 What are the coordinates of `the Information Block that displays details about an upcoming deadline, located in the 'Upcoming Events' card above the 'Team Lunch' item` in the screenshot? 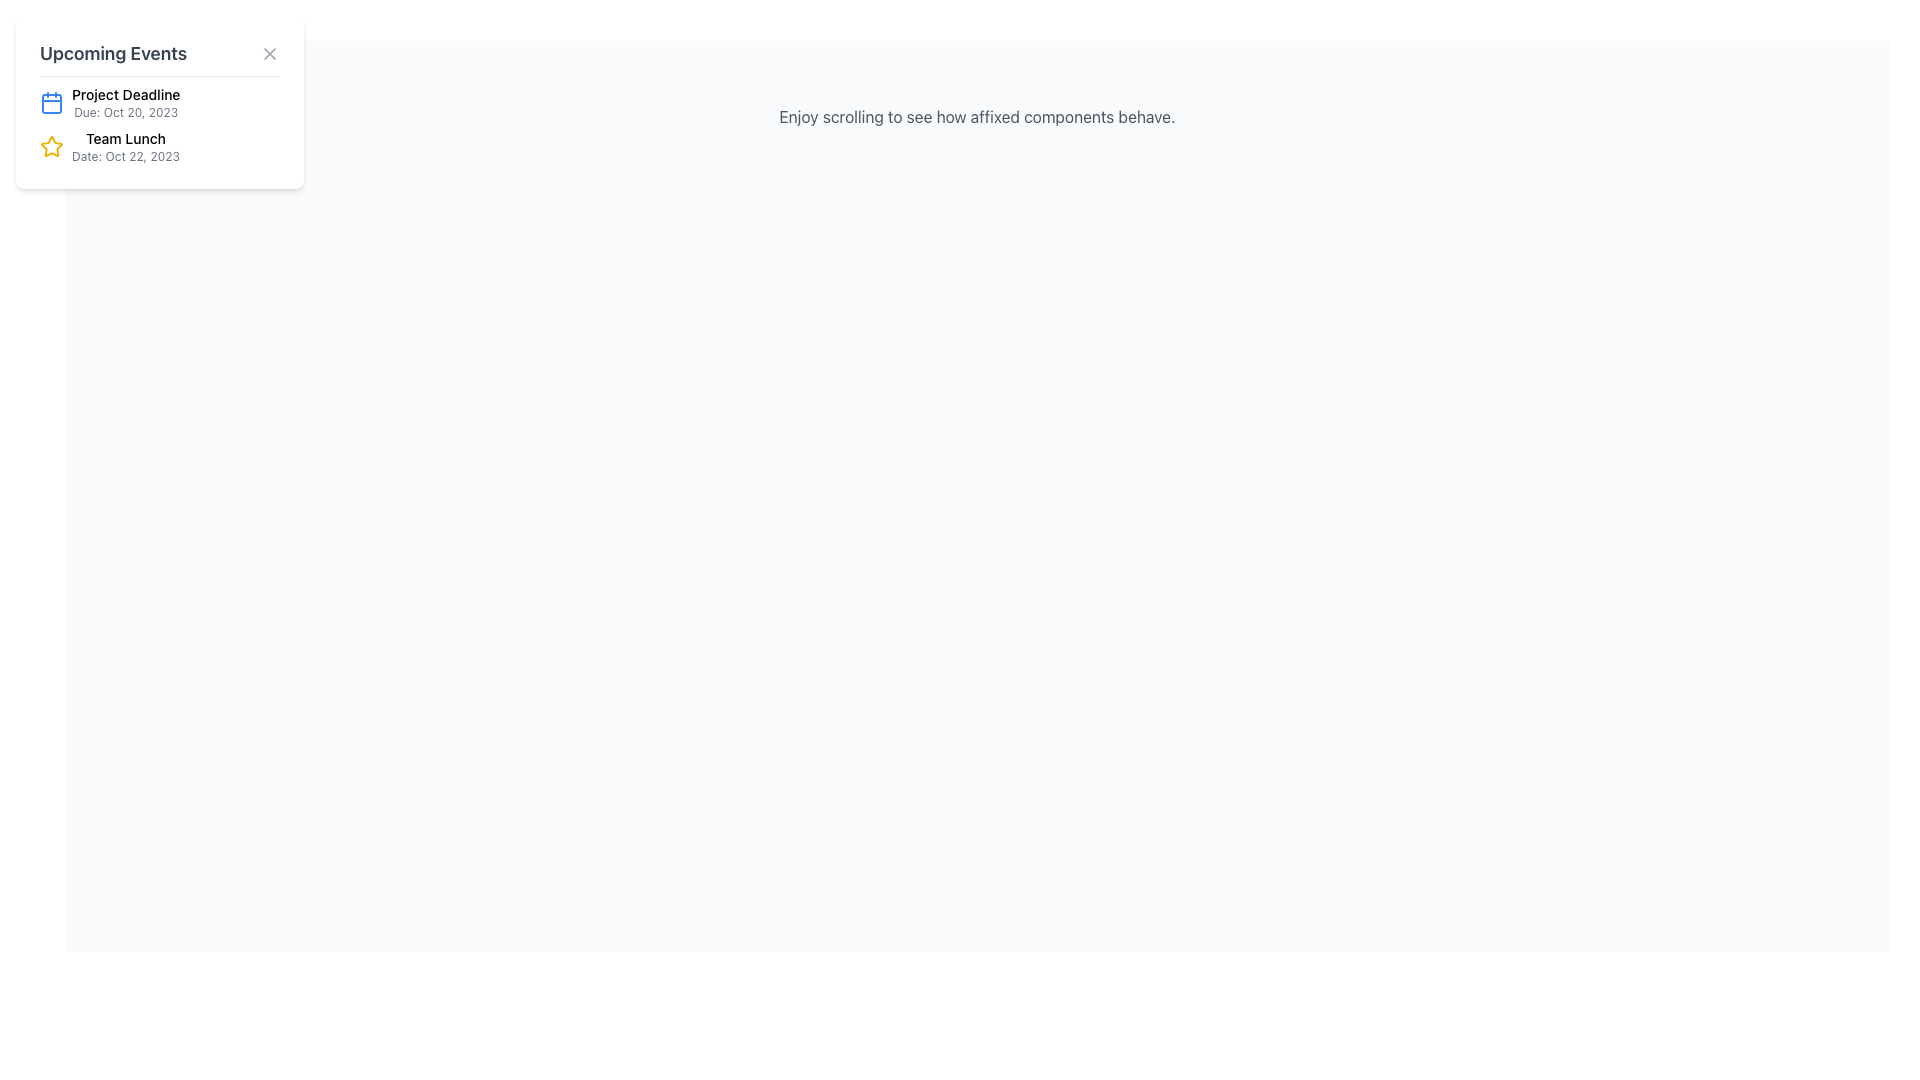 It's located at (158, 103).